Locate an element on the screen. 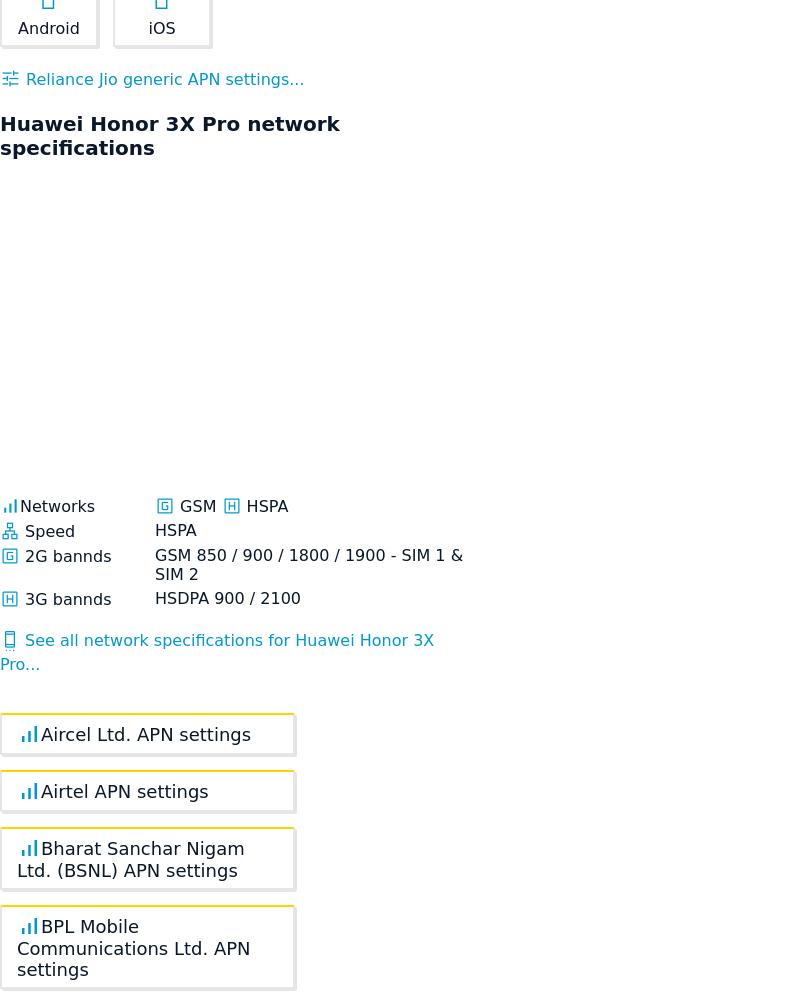 This screenshot has width=800, height=1004. 'Bharat Sanchar Nigam Ltd. (BSNL) APN settings' is located at coordinates (129, 859).